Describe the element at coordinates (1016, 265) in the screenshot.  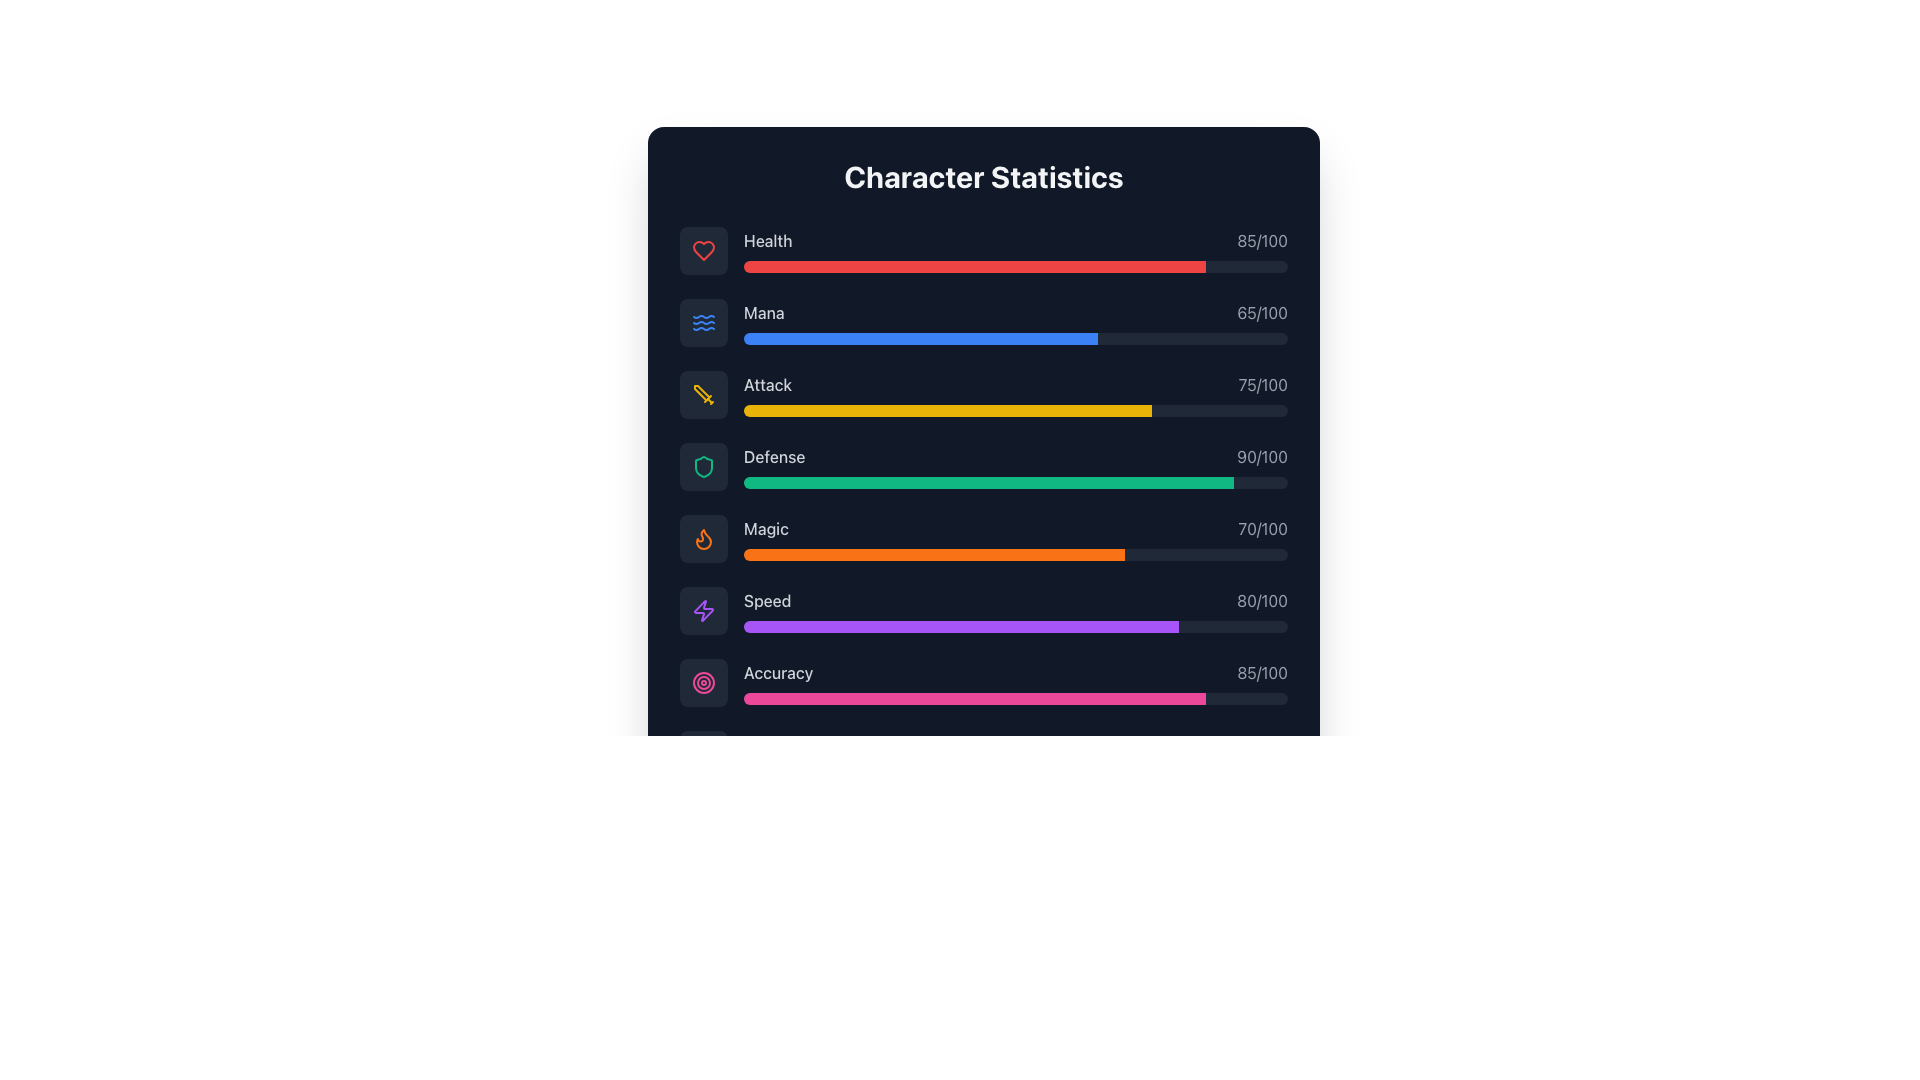
I see `the Health progress bar, which visually represents the character's health metric and is labeled with 'Health' on the left and '85/100' on the right` at that location.